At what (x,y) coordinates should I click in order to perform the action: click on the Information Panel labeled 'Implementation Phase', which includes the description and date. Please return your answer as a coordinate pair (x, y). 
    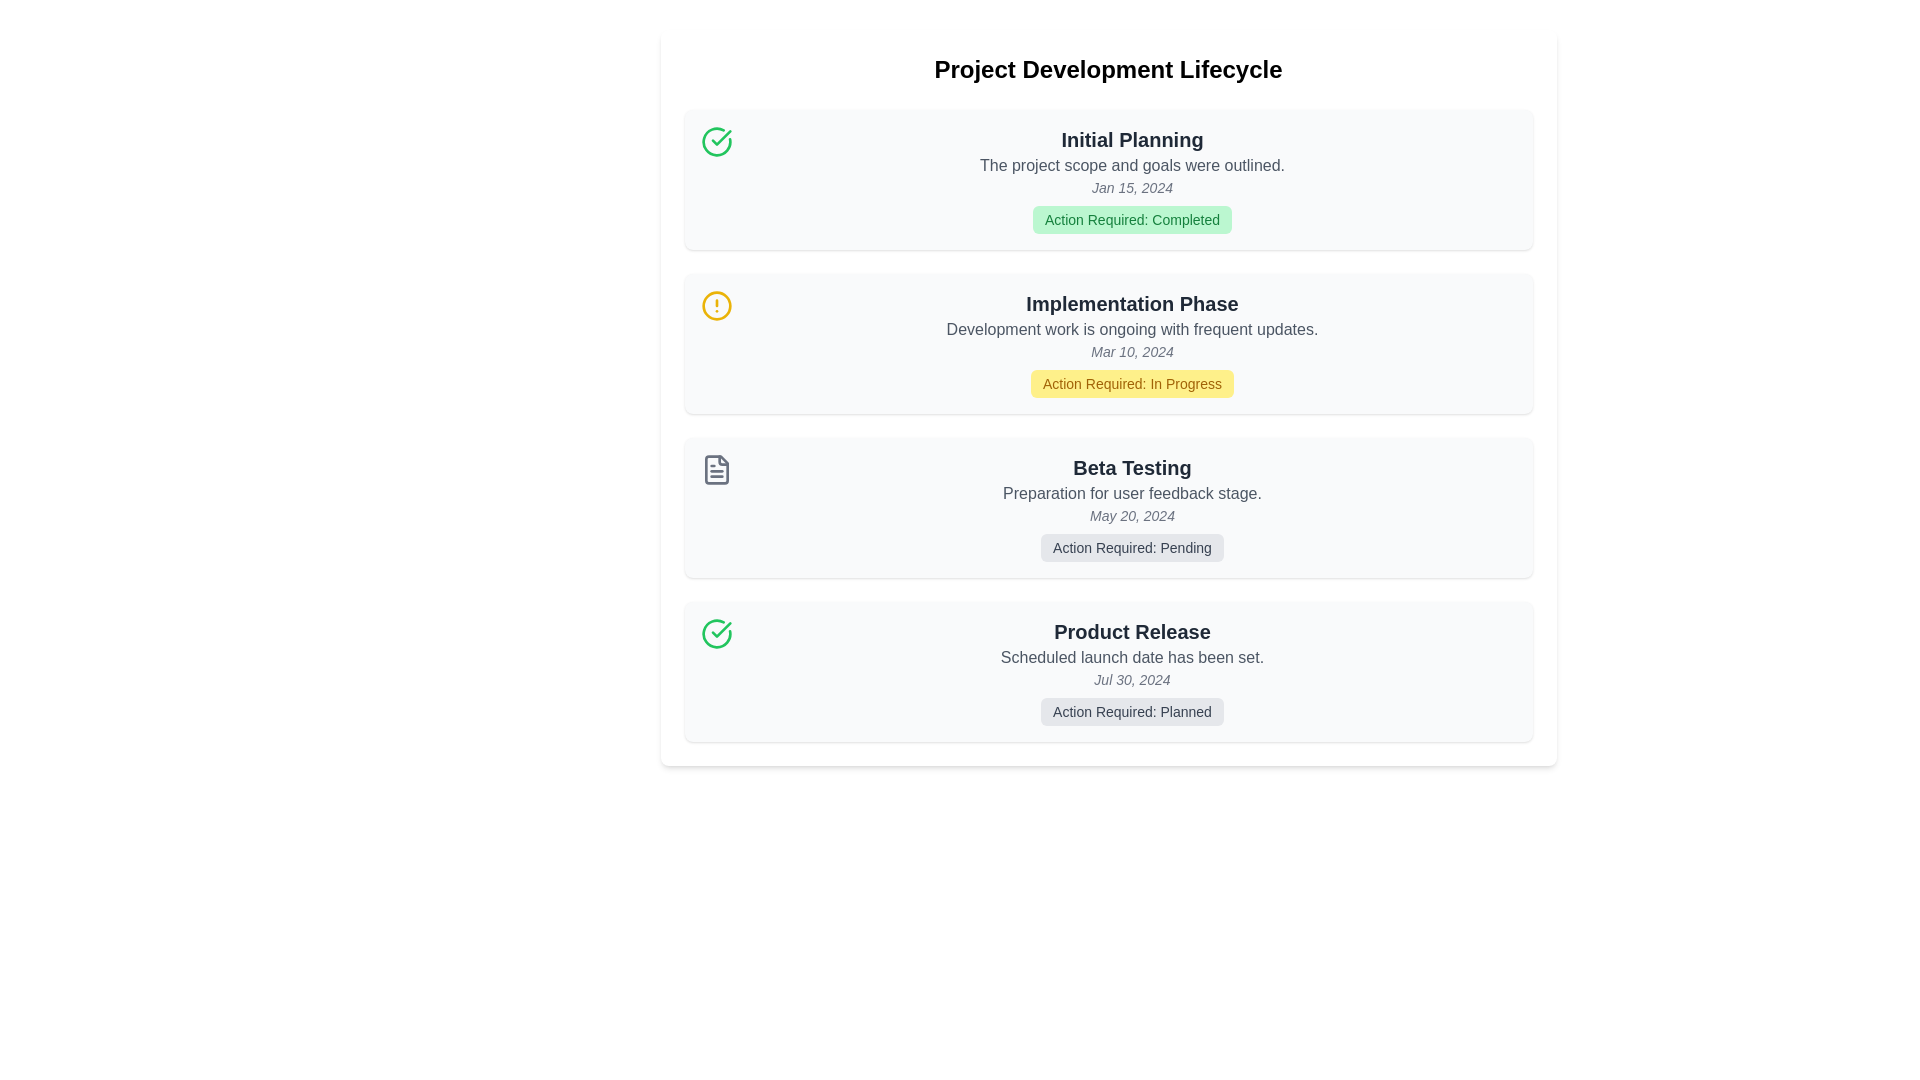
    Looking at the image, I should click on (1132, 342).